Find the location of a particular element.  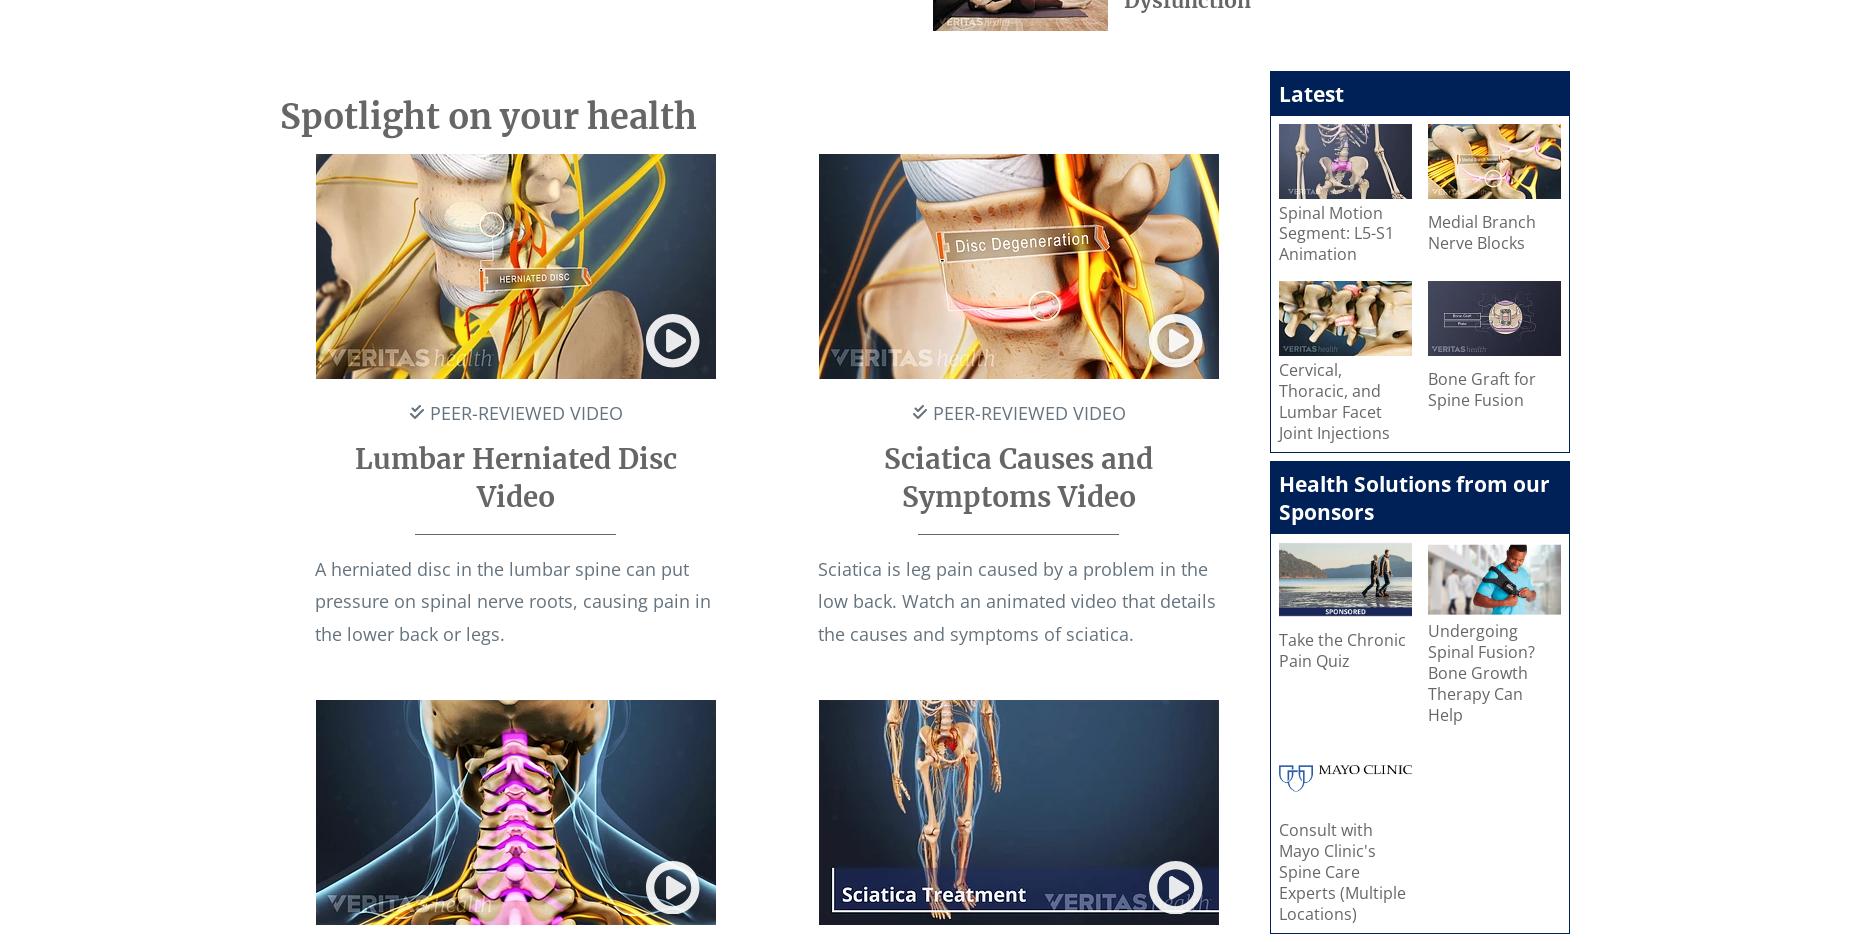

'Bone Graft for Spine Fusion' is located at coordinates (1482, 389).